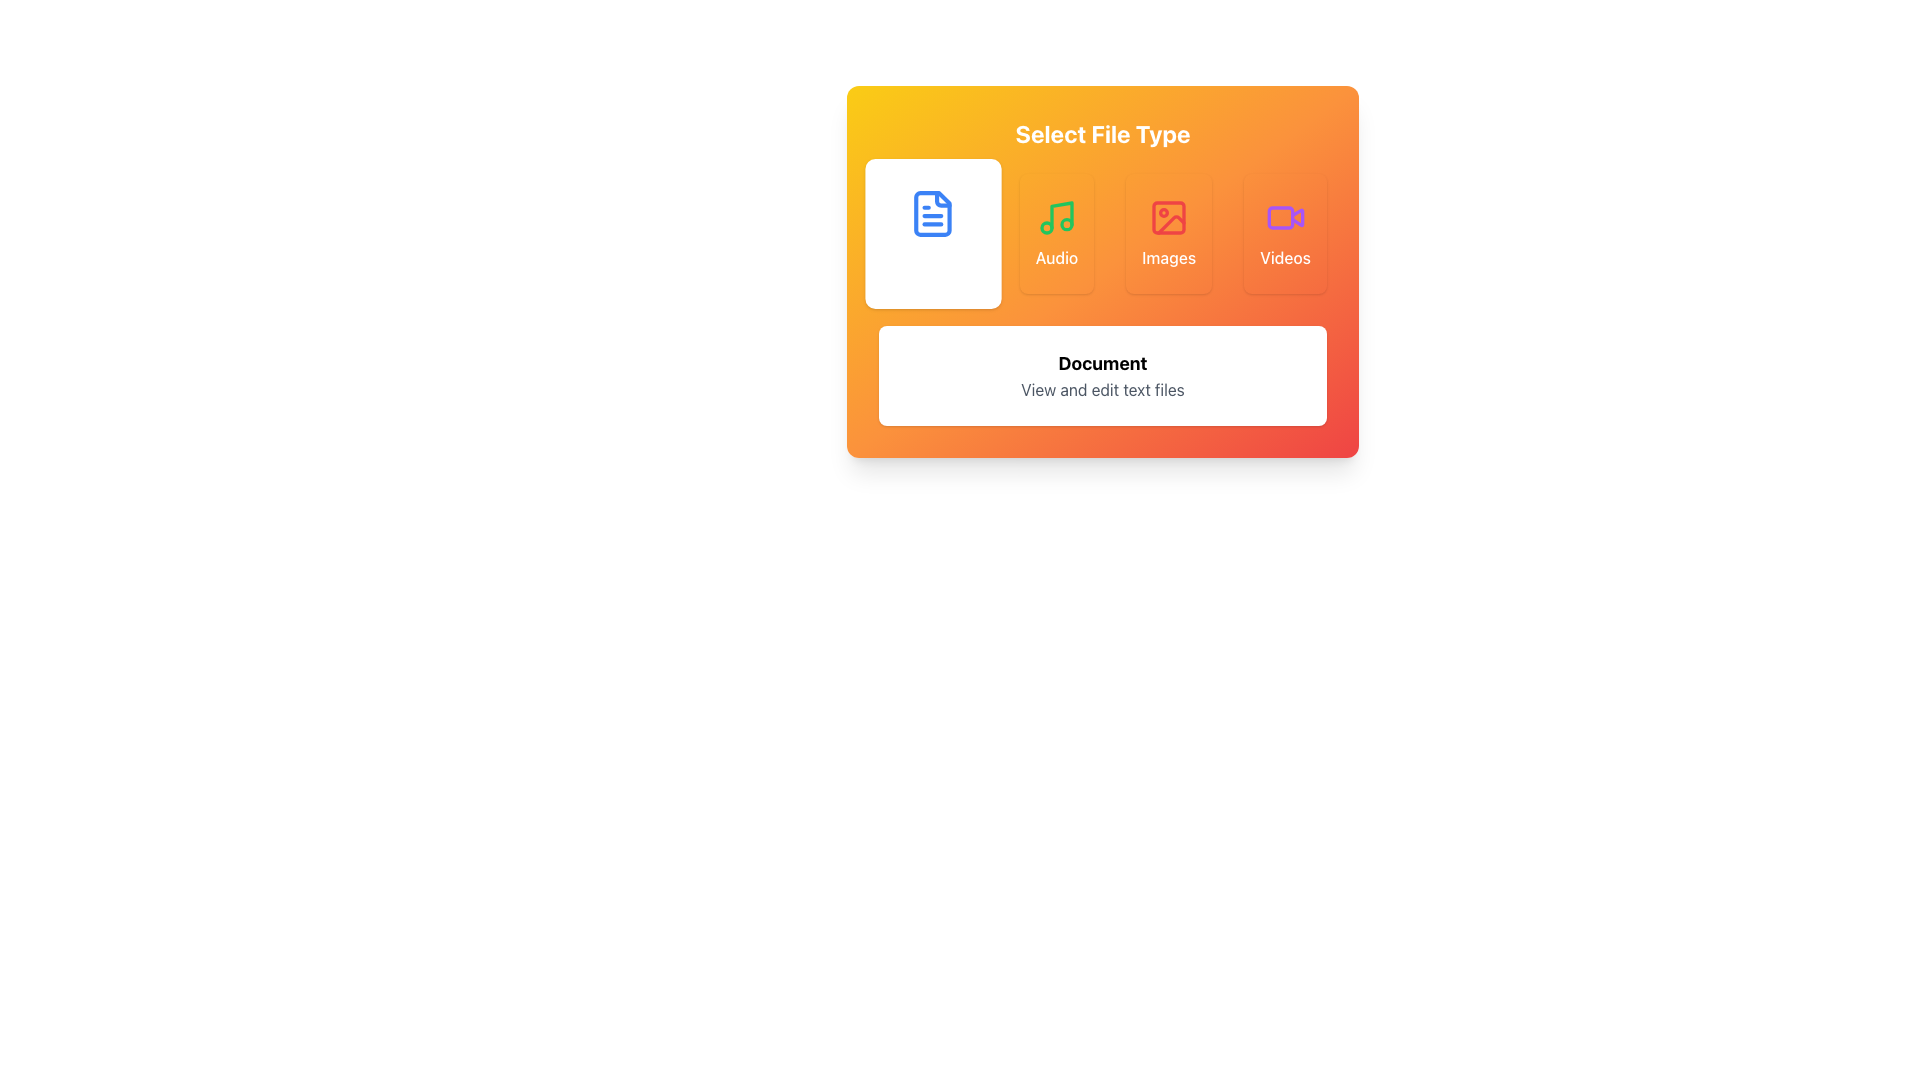 The height and width of the screenshot is (1080, 1920). Describe the element at coordinates (1280, 218) in the screenshot. I see `the decorative rectangle with rounded corners and an orange background located inside the video player icon, which is the fourth icon from the left in the file type selection options` at that location.